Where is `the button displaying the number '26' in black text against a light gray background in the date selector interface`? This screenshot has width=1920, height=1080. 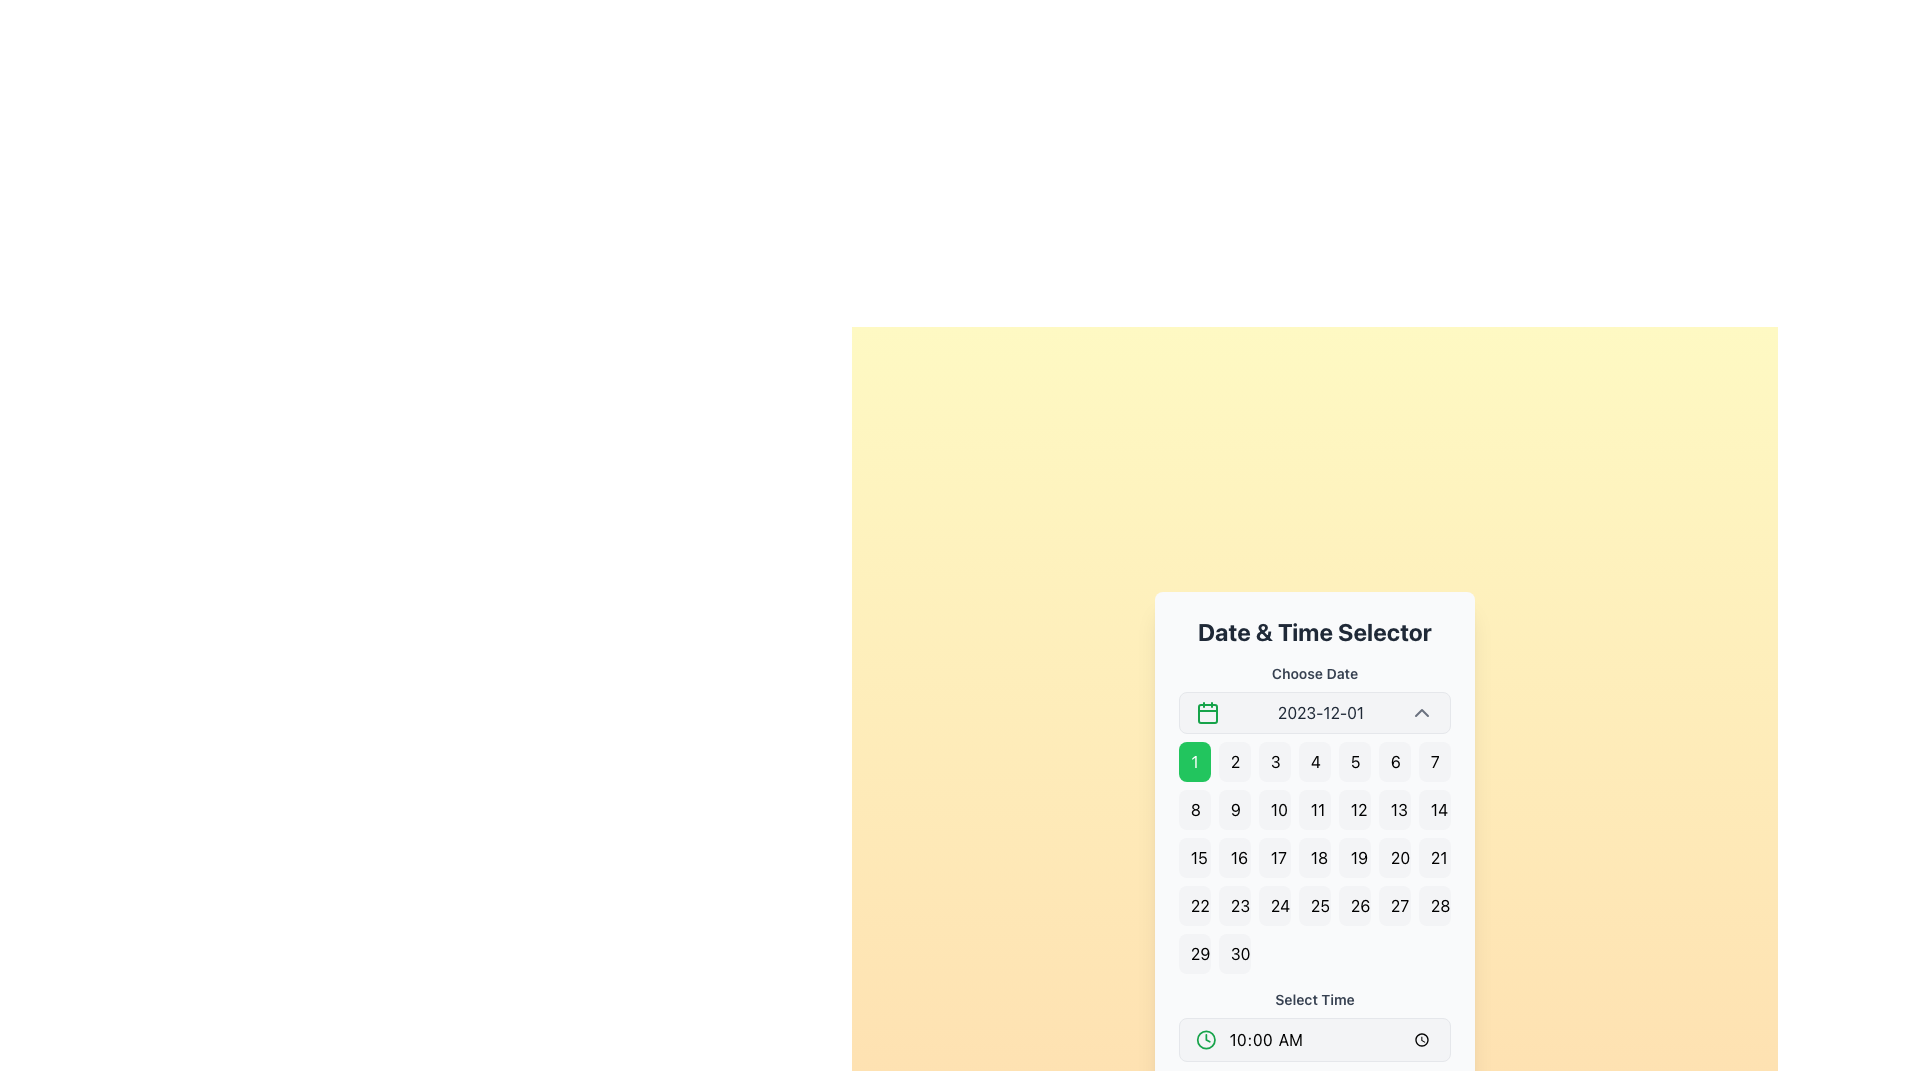 the button displaying the number '26' in black text against a light gray background in the date selector interface is located at coordinates (1354, 906).